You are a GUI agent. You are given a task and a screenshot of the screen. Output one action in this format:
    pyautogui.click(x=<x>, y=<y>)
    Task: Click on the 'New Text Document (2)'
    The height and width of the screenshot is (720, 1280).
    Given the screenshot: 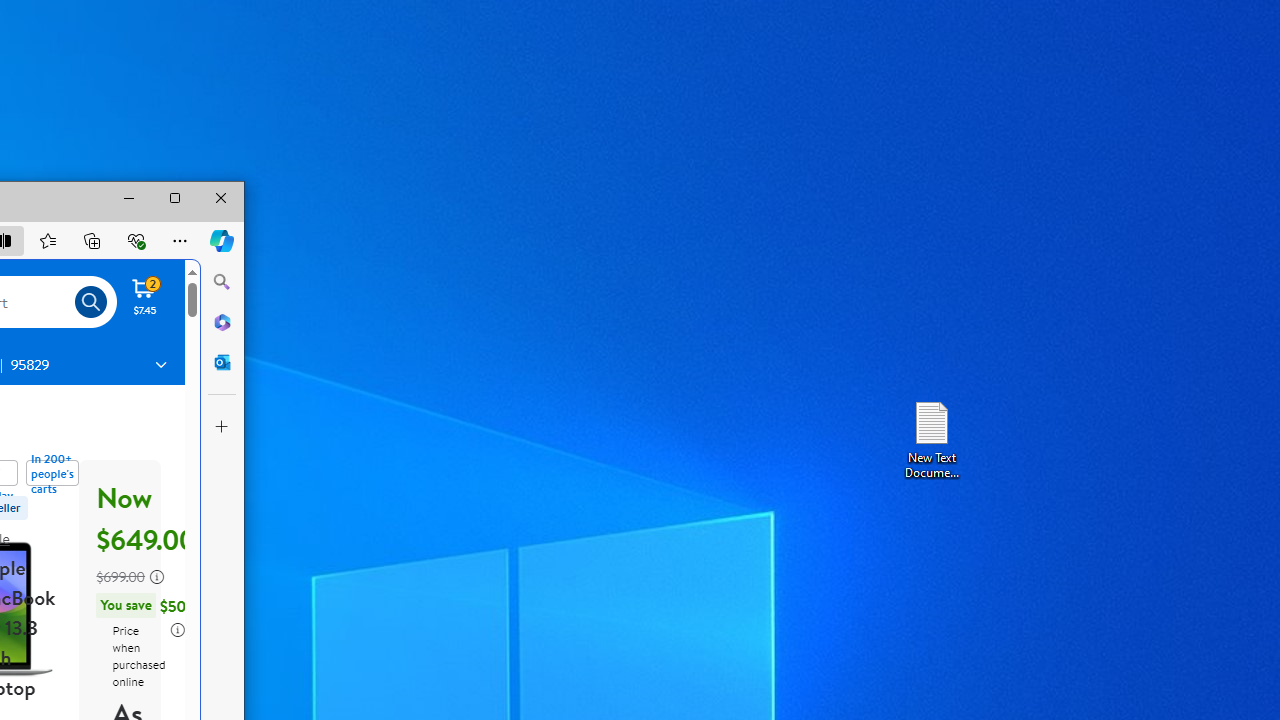 What is the action you would take?
    pyautogui.click(x=930, y=438)
    